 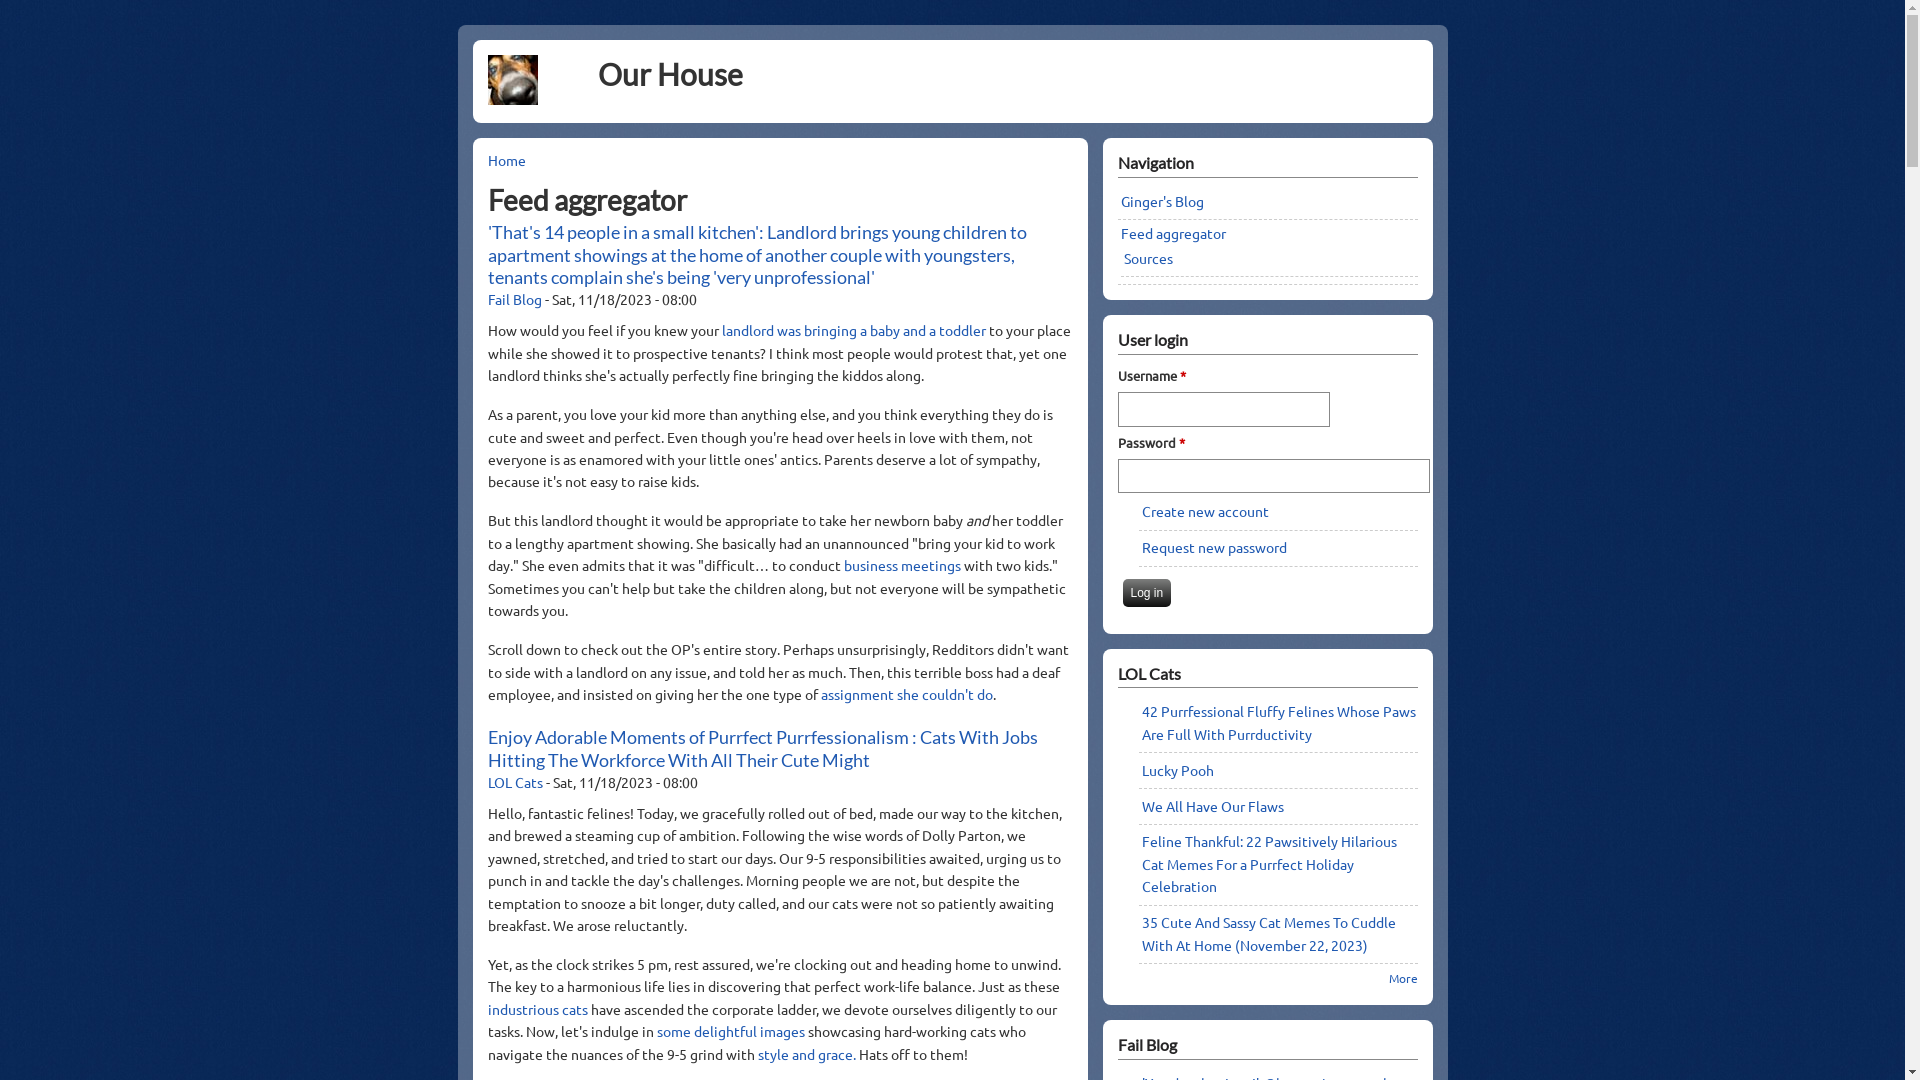 What do you see at coordinates (1401, 977) in the screenshot?
I see `'More'` at bounding box center [1401, 977].